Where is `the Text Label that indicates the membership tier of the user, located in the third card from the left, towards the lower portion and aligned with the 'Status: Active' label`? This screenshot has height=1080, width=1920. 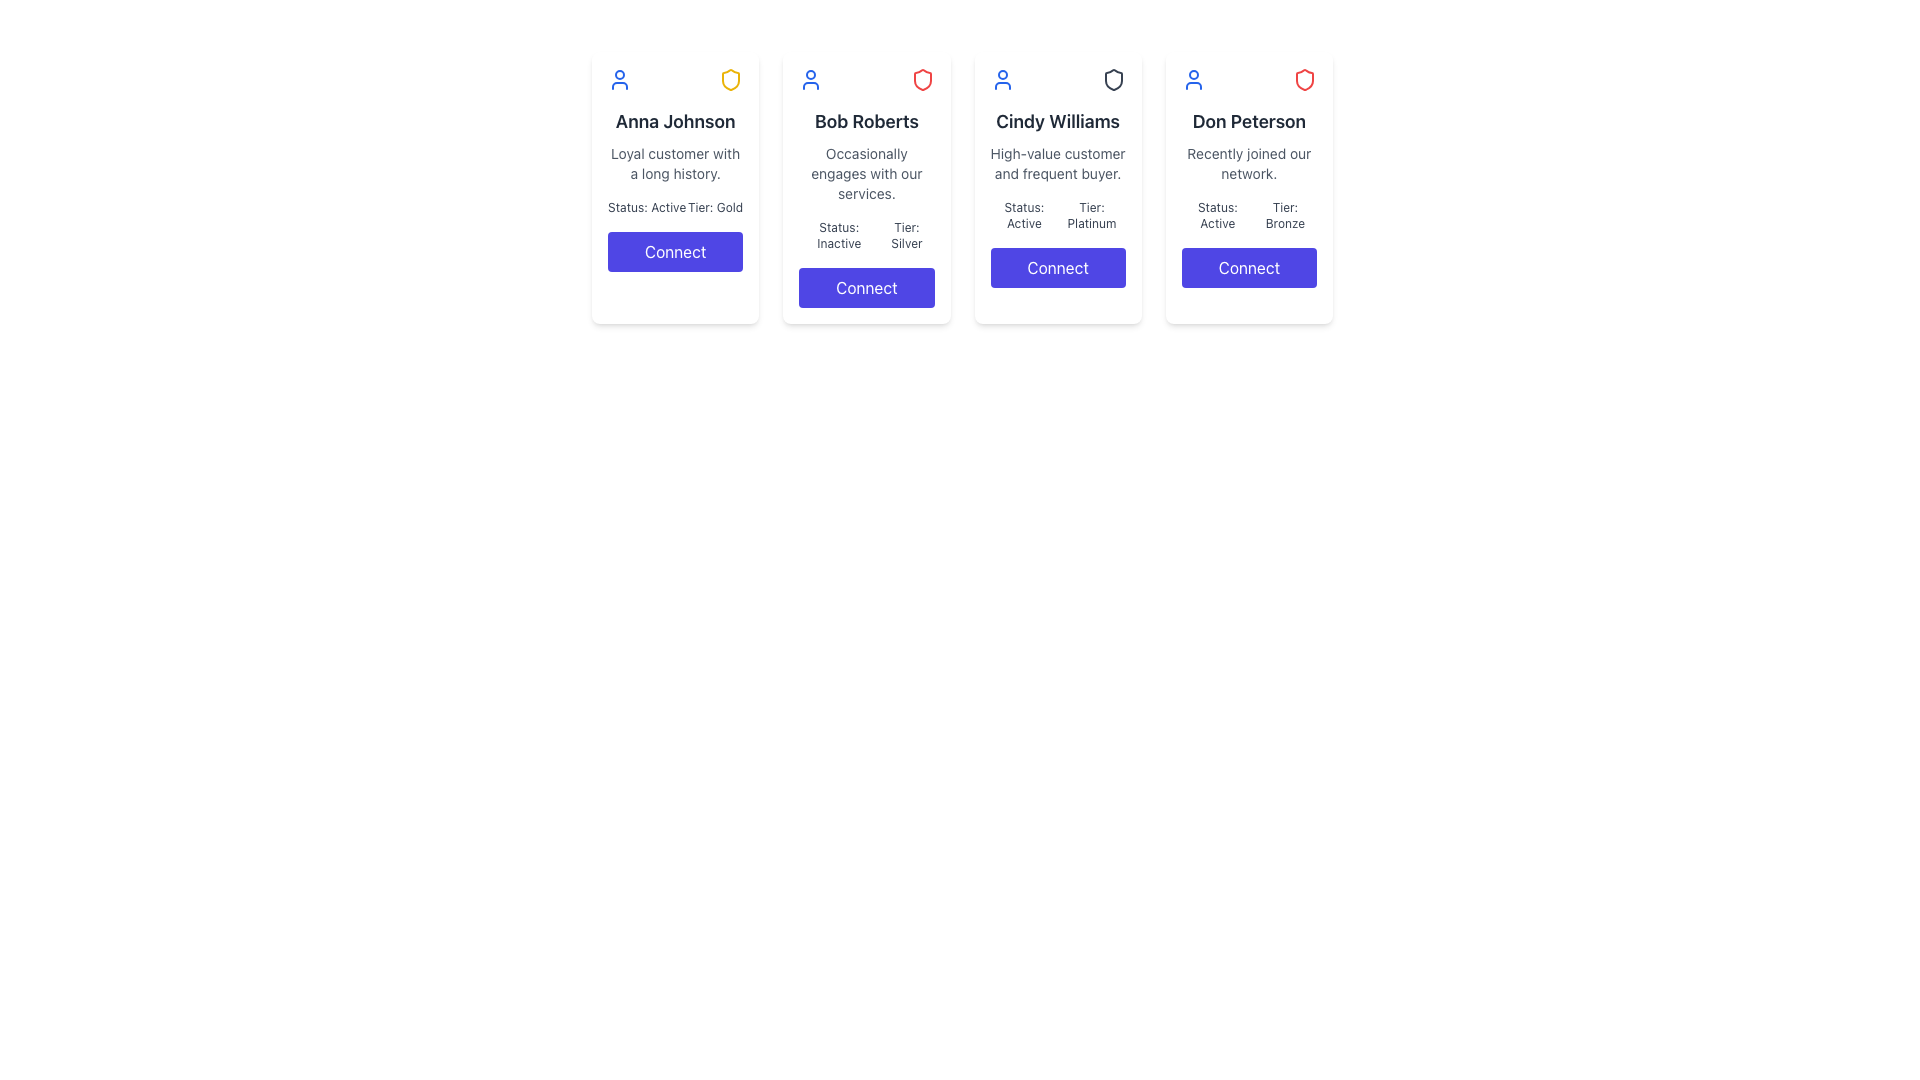 the Text Label that indicates the membership tier of the user, located in the third card from the left, towards the lower portion and aligned with the 'Status: Active' label is located at coordinates (1091, 216).